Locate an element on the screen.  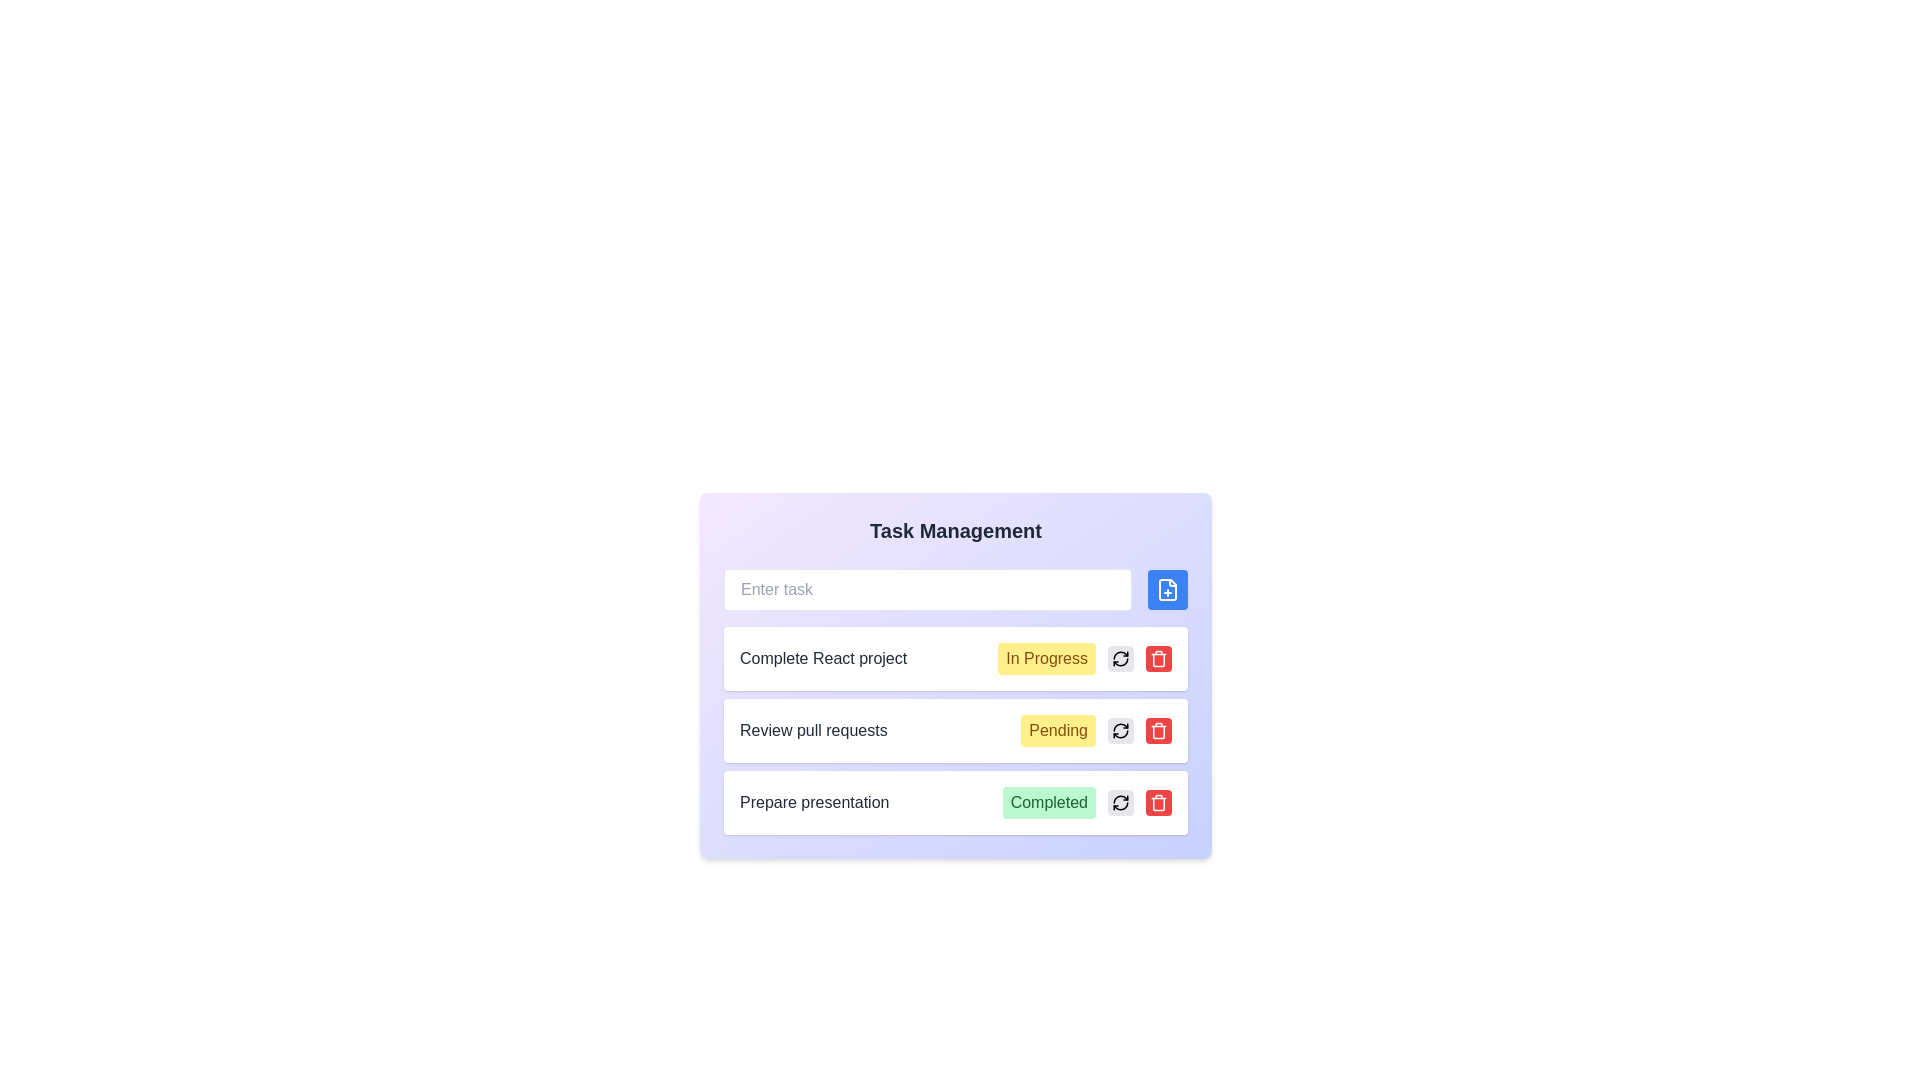
the task item labeled 'Complete React project' which has a status indicator 'In Progress' and is located at the top of the task list is located at coordinates (954, 659).